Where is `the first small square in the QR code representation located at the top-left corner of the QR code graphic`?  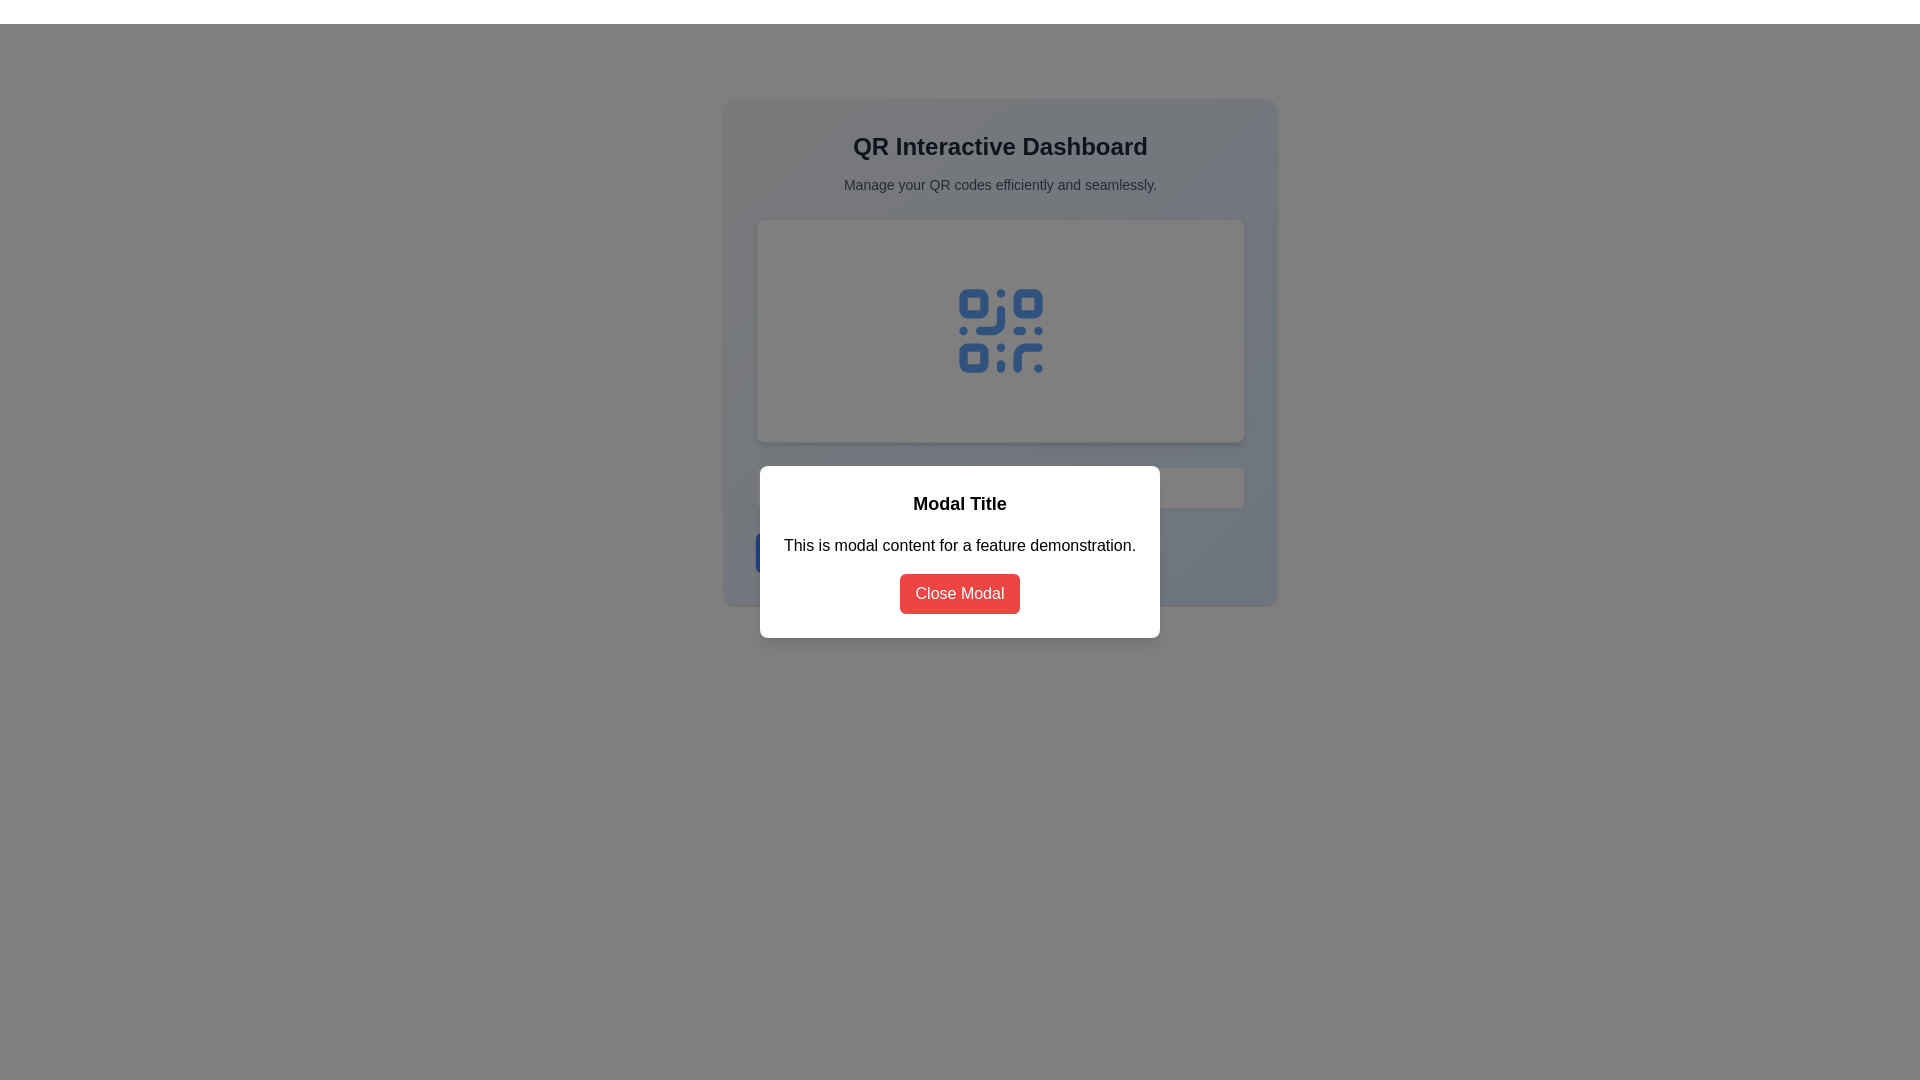
the first small square in the QR code representation located at the top-left corner of the QR code graphic is located at coordinates (973, 303).